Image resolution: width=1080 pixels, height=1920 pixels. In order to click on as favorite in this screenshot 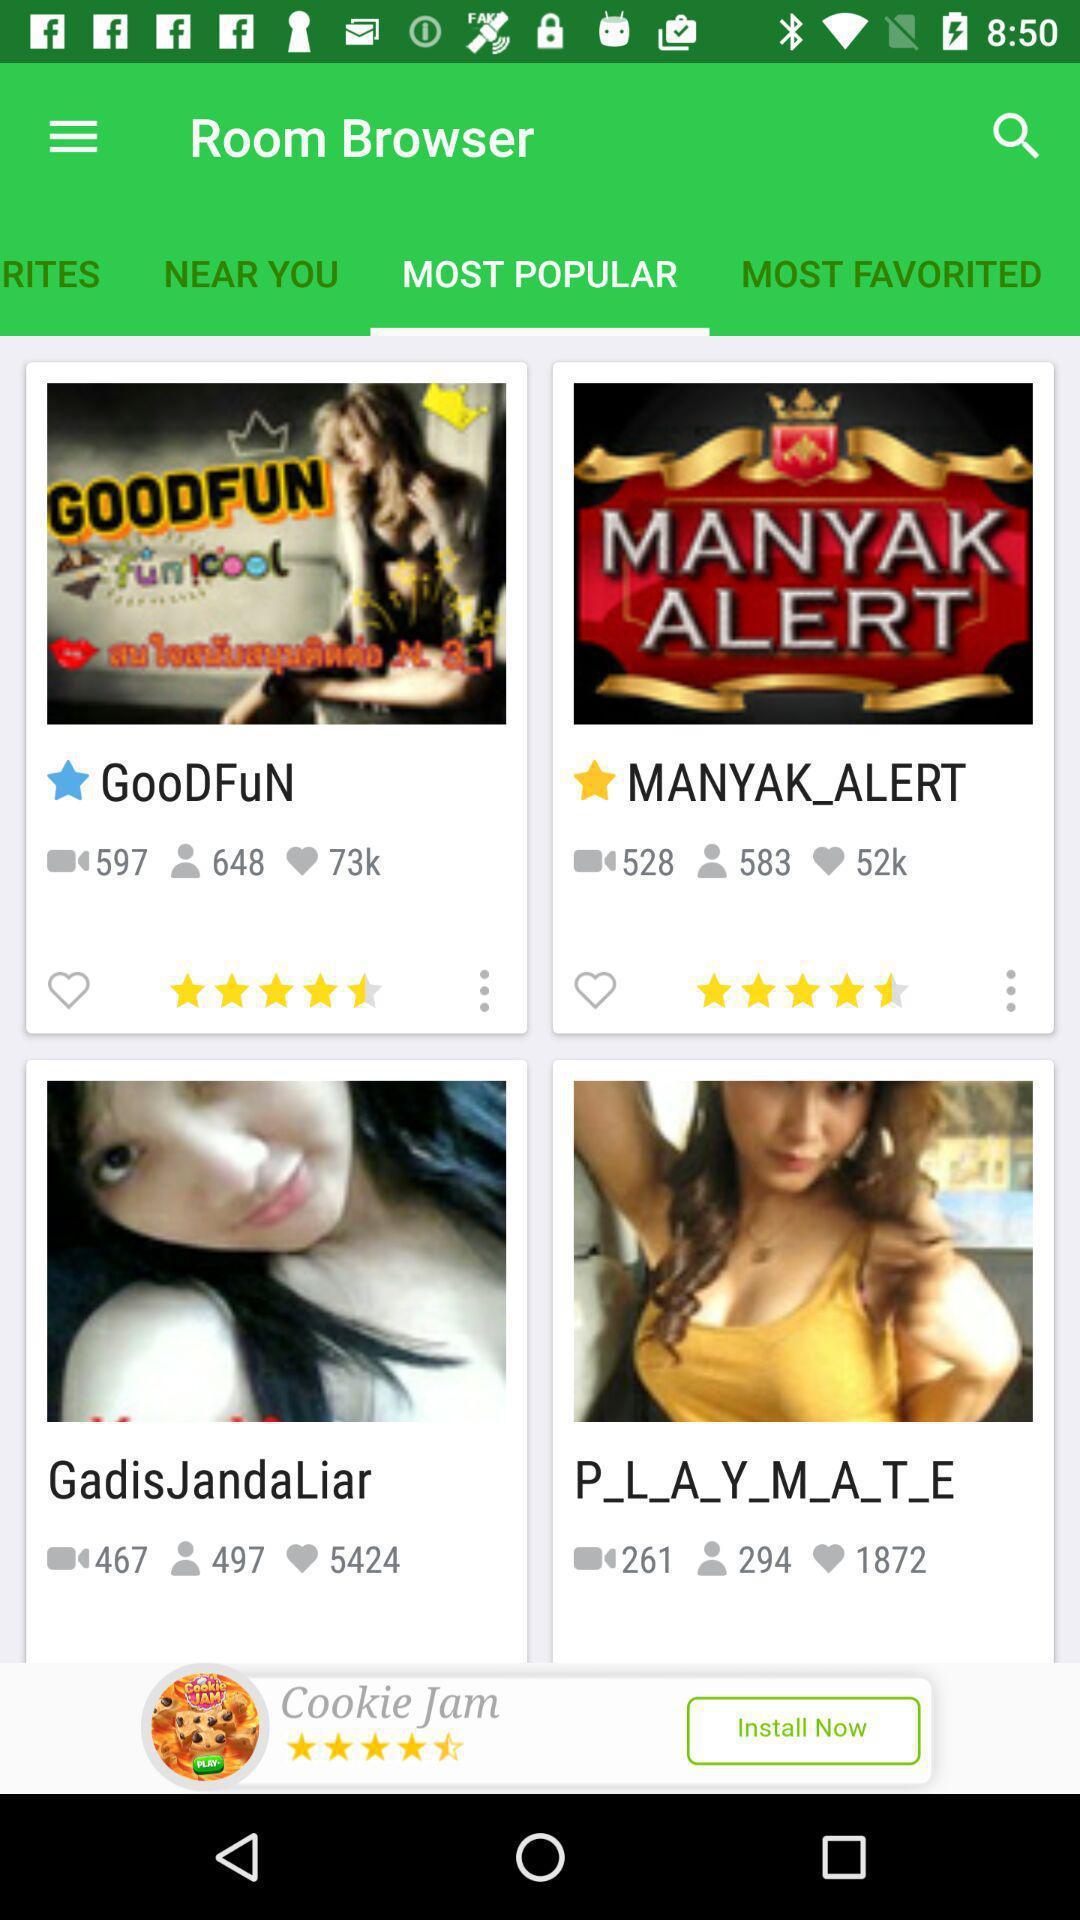, I will do `click(70, 988)`.